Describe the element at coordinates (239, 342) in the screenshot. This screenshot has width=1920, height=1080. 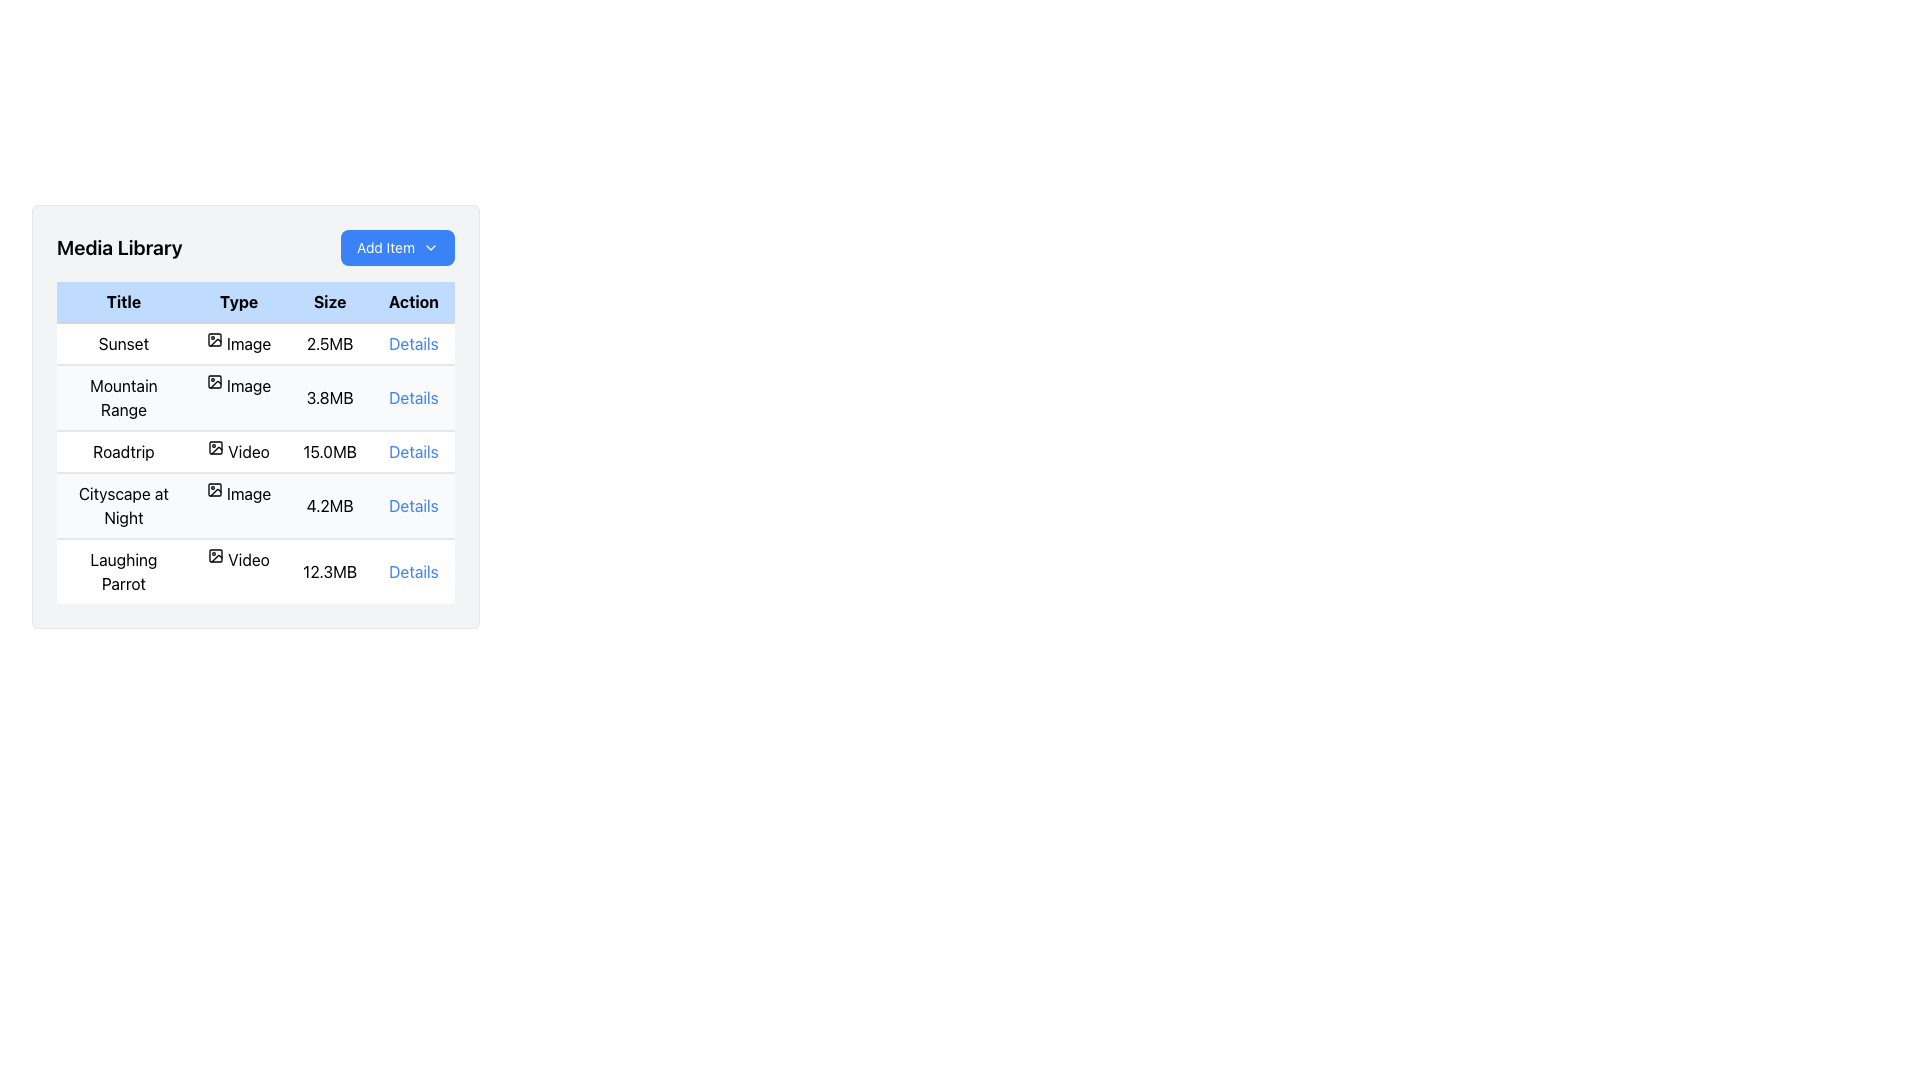
I see `the text-label element displaying the media type 'Image' for the 'Sunset' entry in the media library, located in the second column of the first row of the table` at that location.